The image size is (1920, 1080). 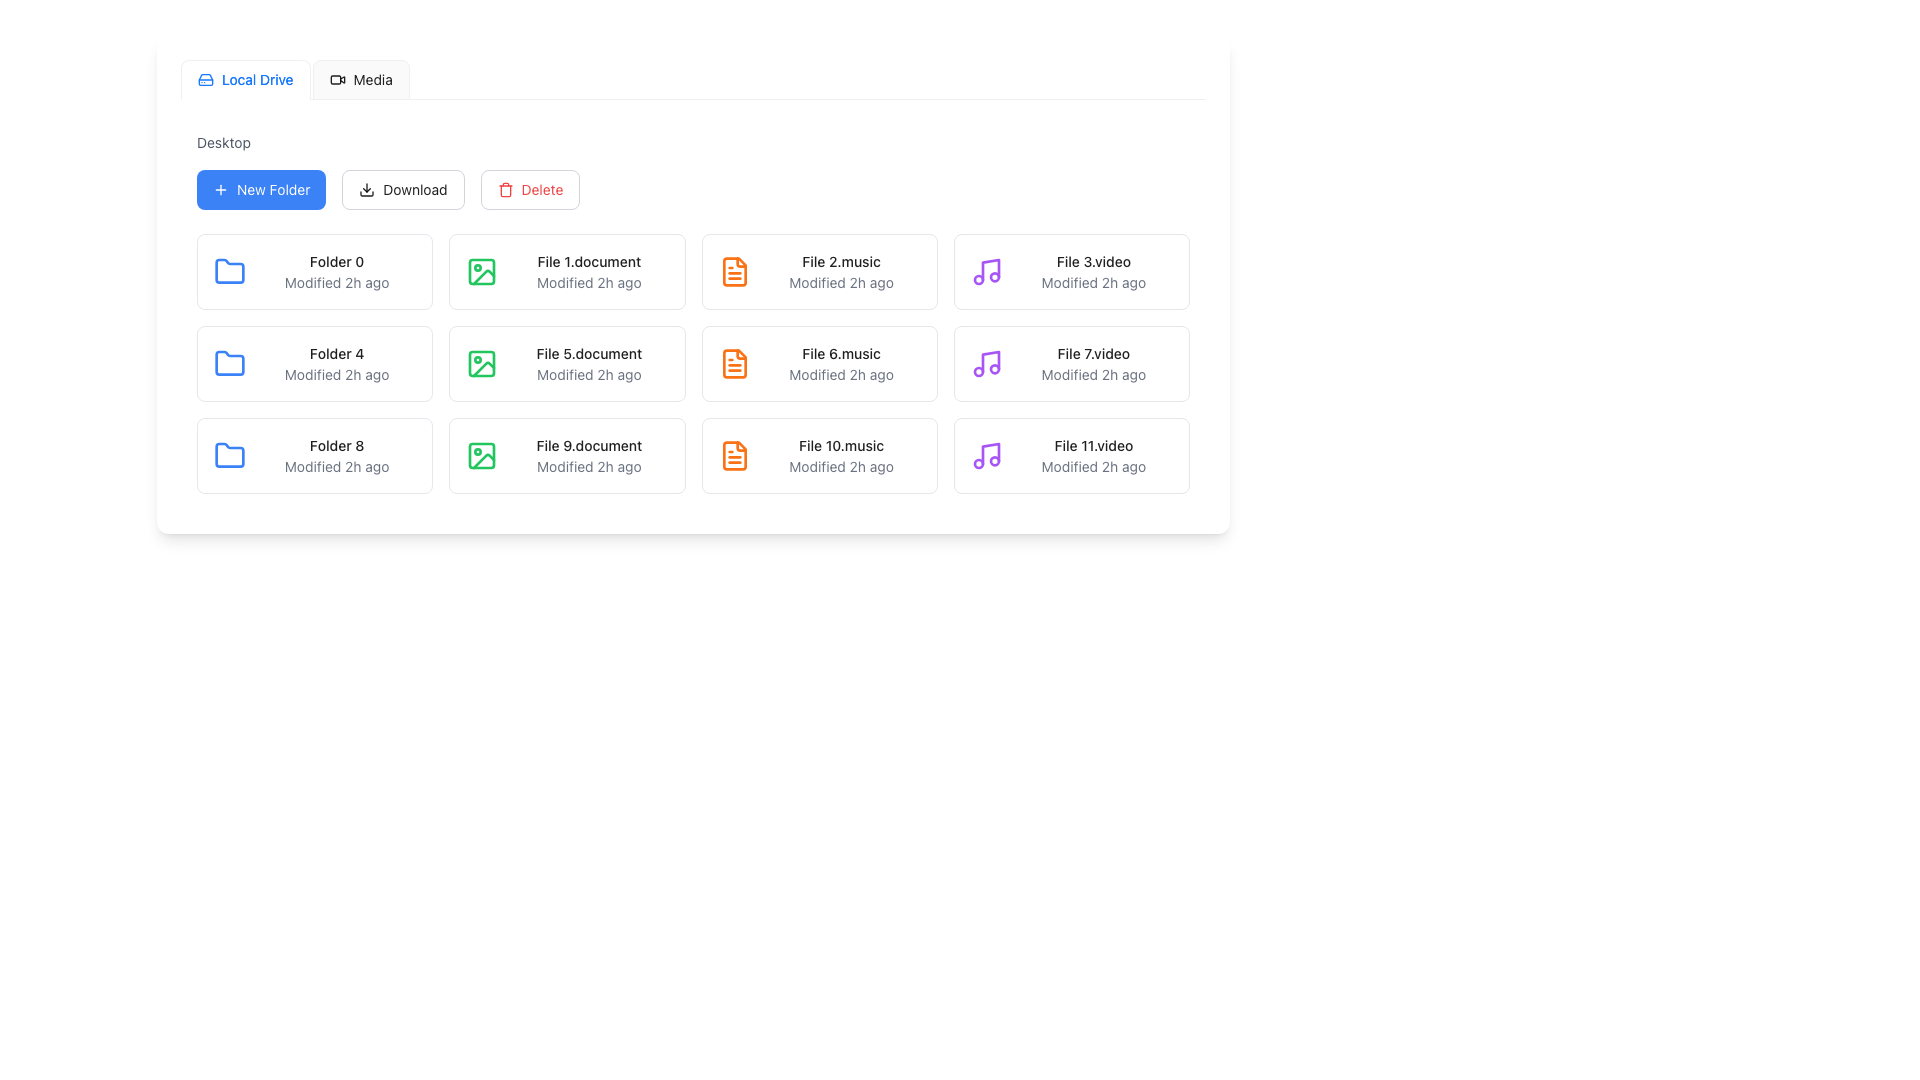 What do you see at coordinates (1092, 445) in the screenshot?
I see `the text label displaying 'File 11.video', which is styled with a medium font weight and turns blue when hovered, located in the lower right cell of a six-row grid` at bounding box center [1092, 445].